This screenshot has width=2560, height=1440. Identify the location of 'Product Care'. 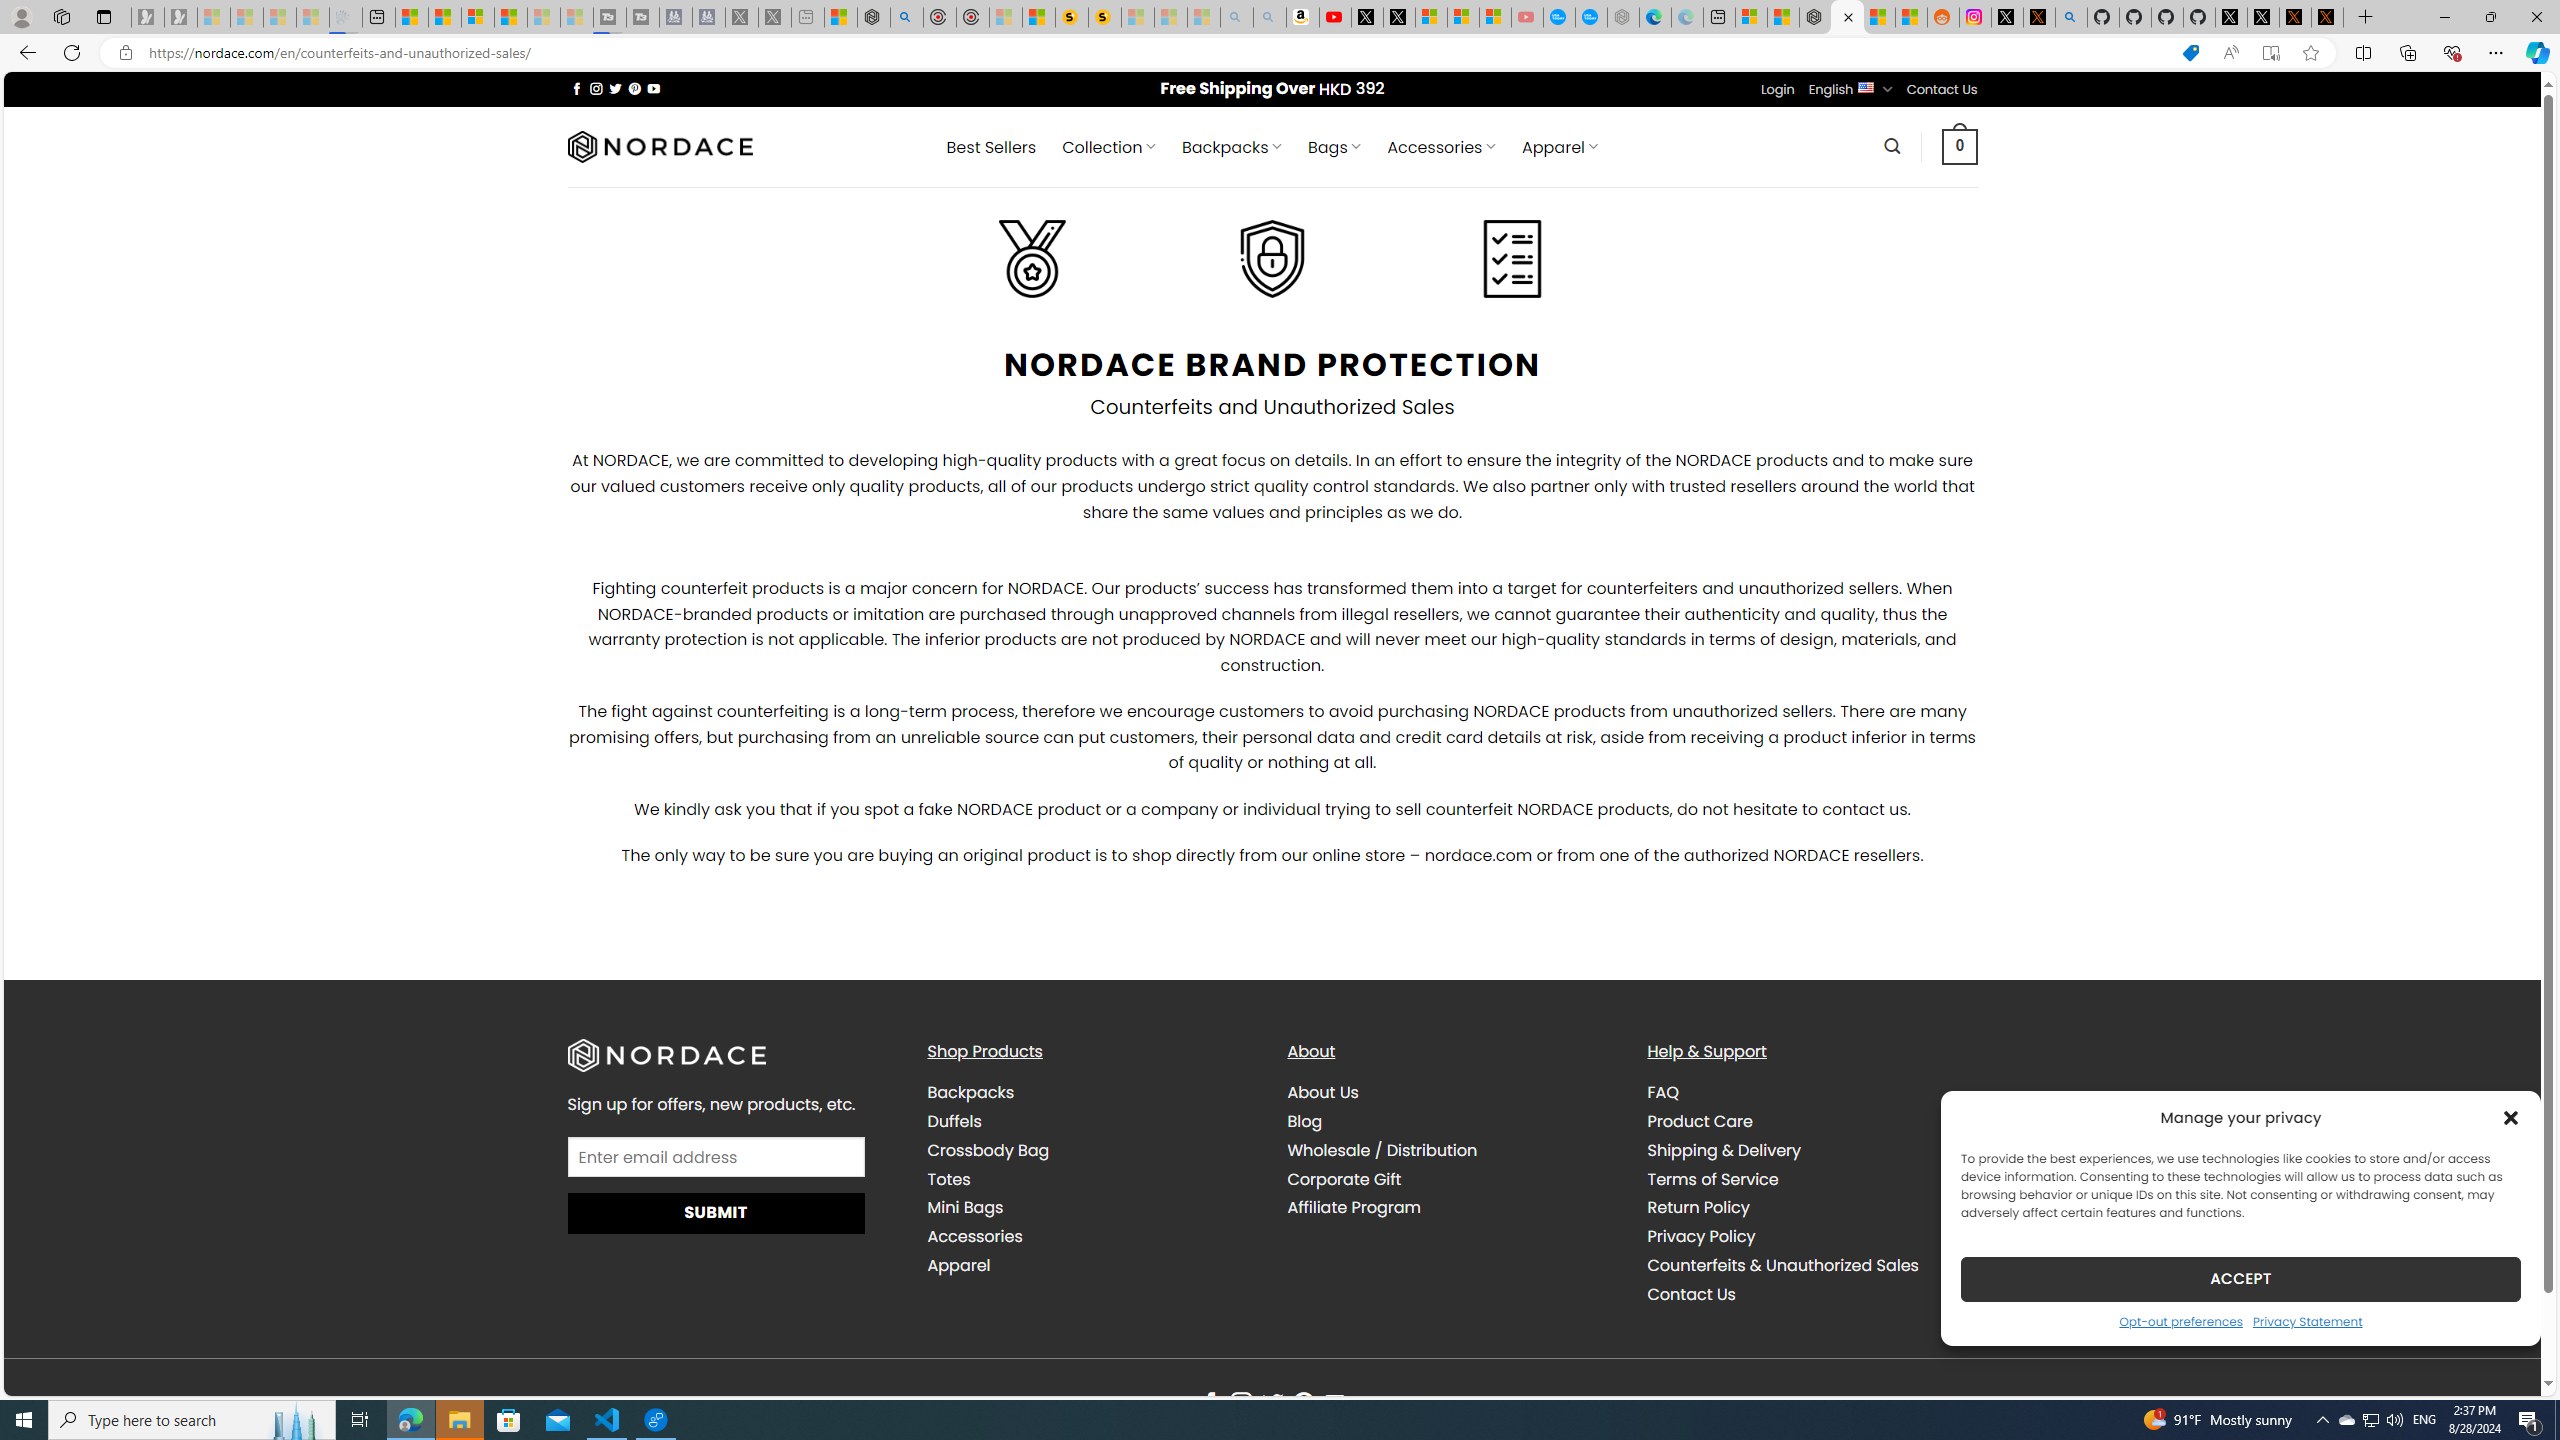
(1811, 1121).